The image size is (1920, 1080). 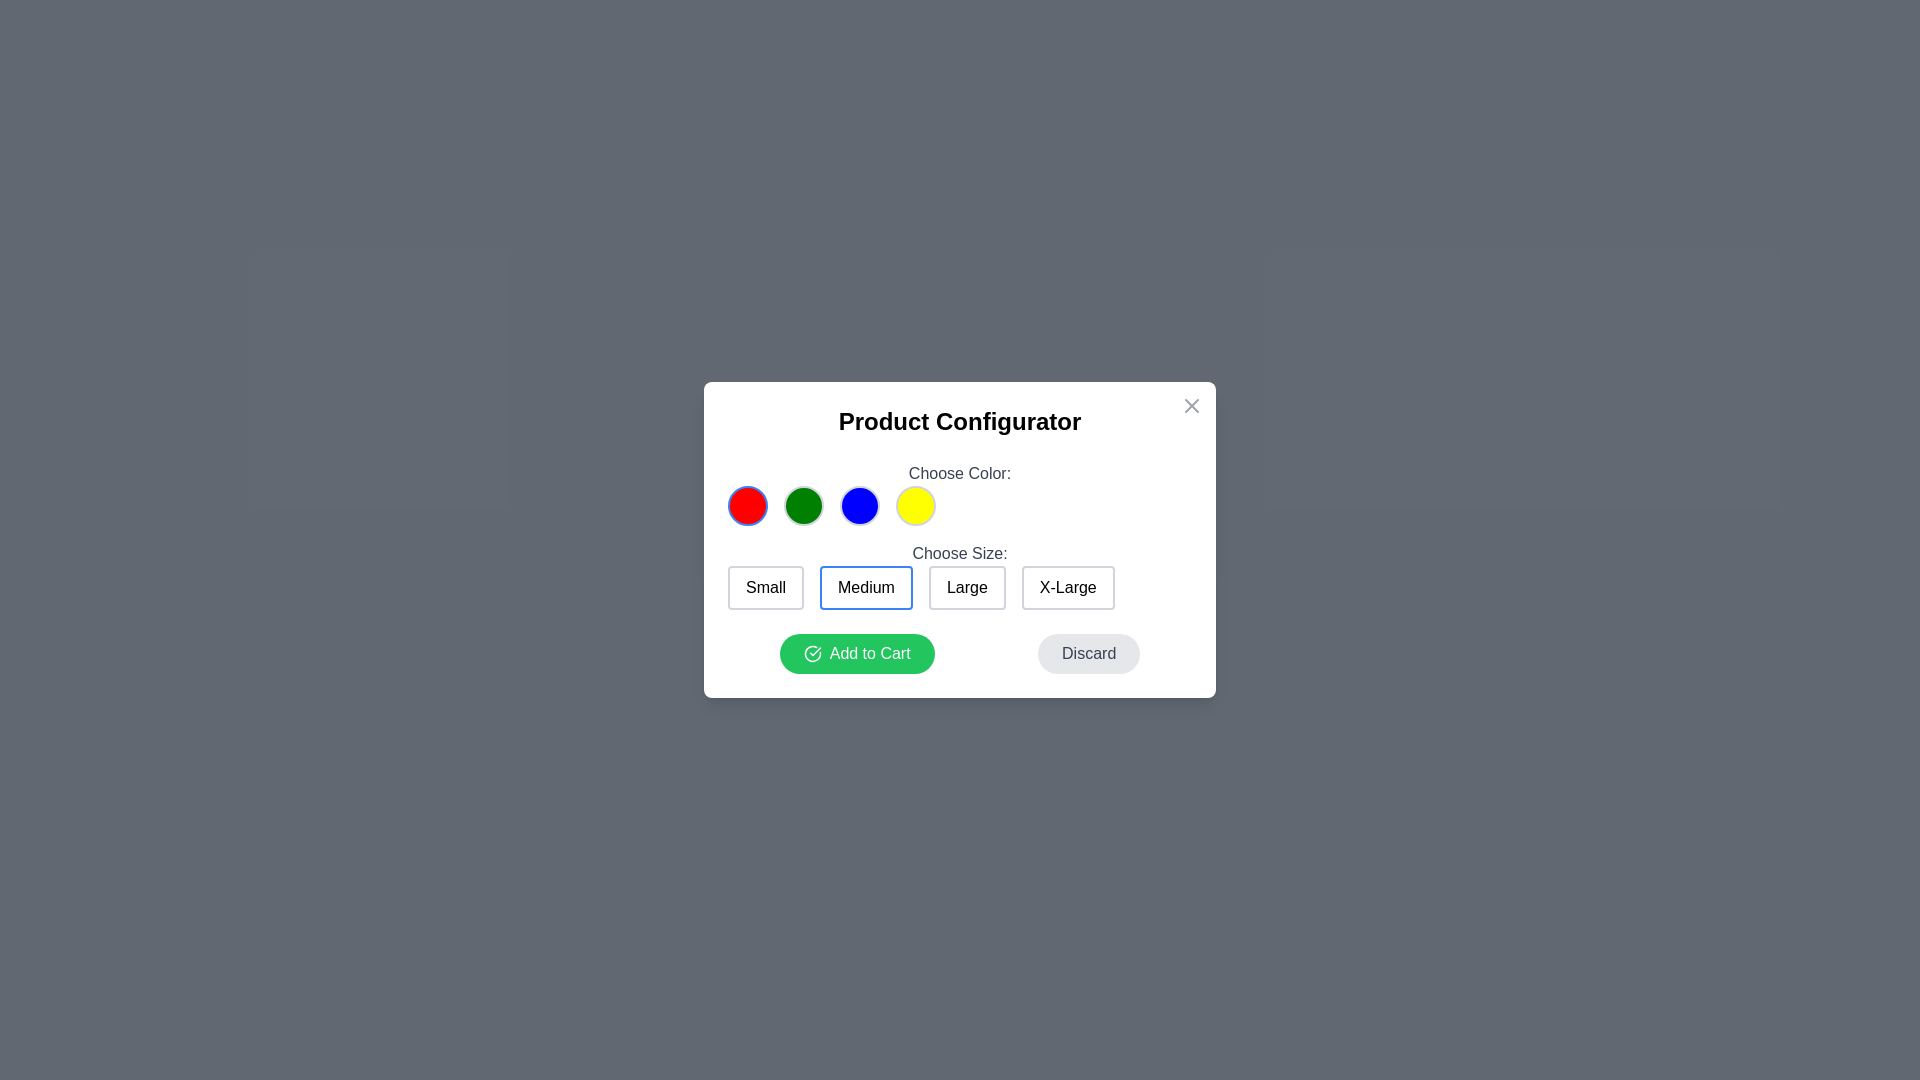 What do you see at coordinates (960, 567) in the screenshot?
I see `the 'Large' button, which is the third button in the group of size options in the product configurator interface` at bounding box center [960, 567].